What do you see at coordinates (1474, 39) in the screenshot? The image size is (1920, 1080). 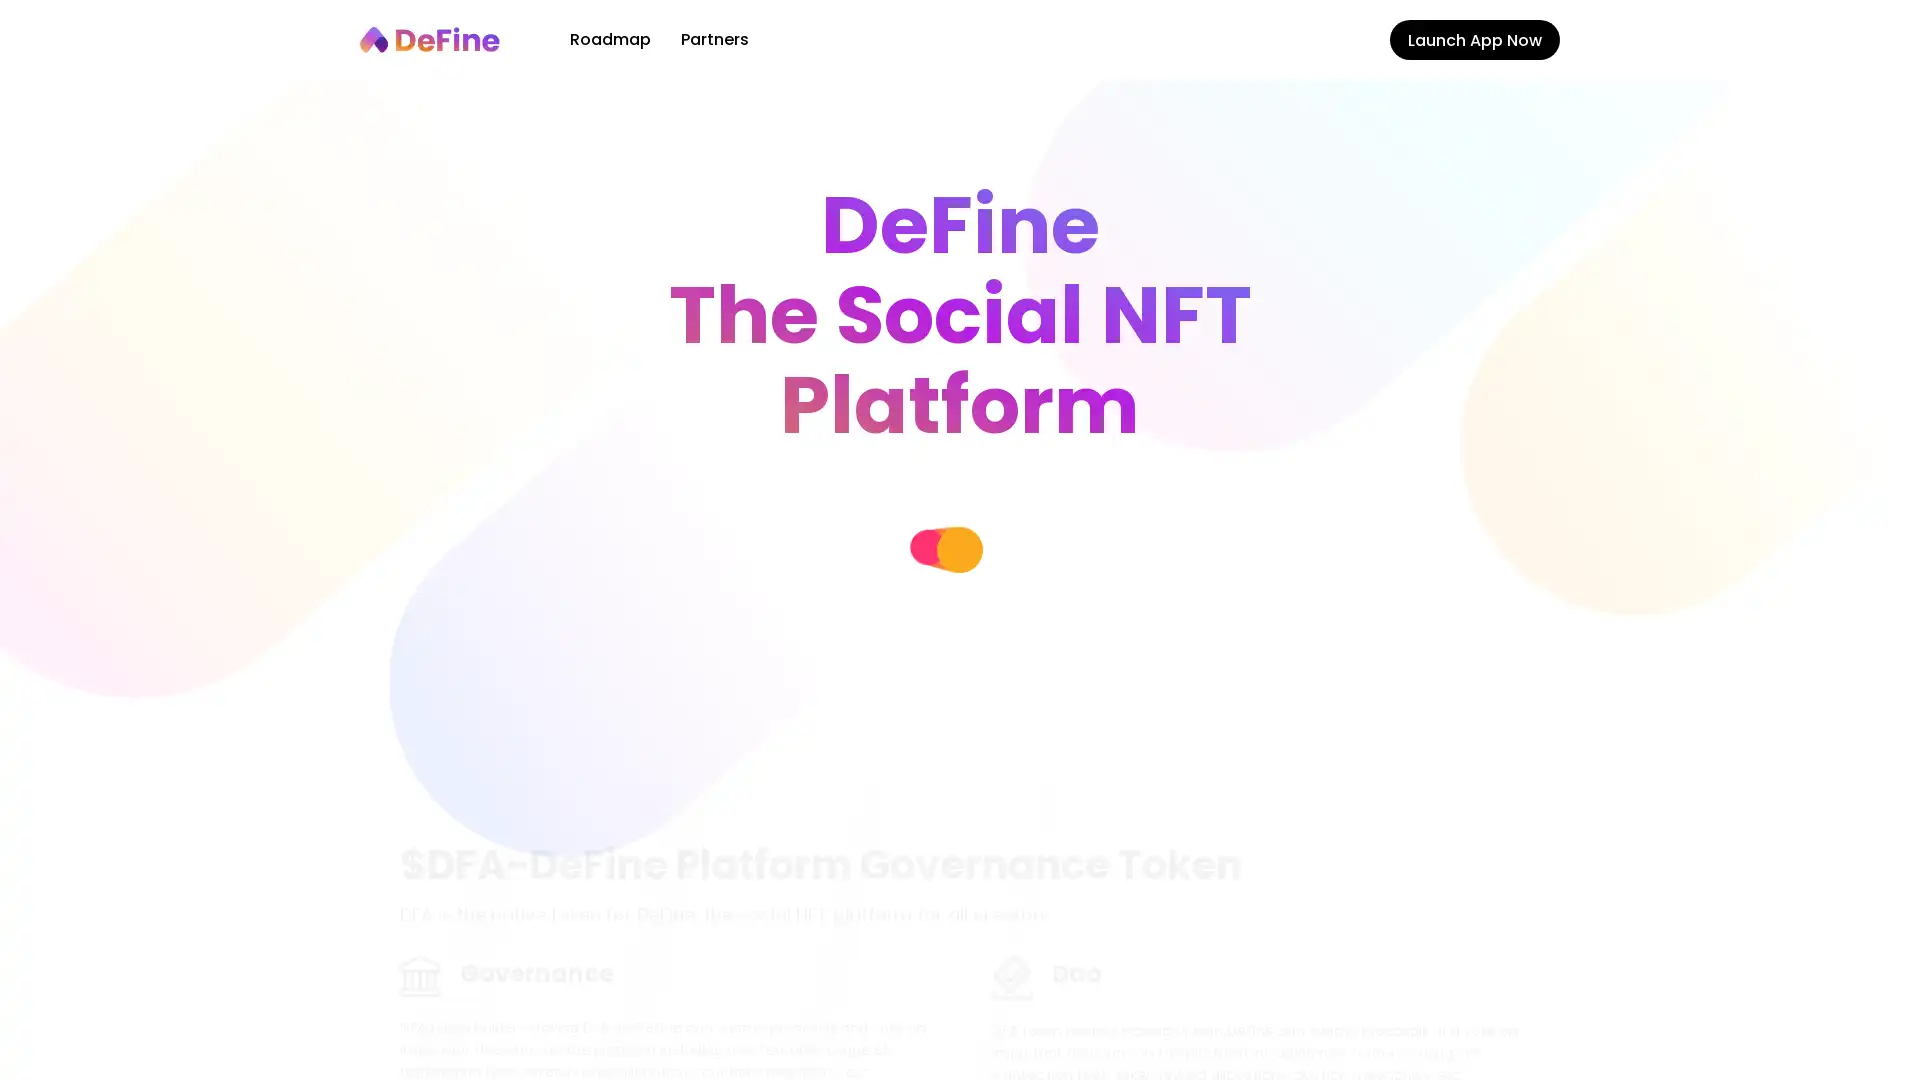 I see `Launch App Now` at bounding box center [1474, 39].